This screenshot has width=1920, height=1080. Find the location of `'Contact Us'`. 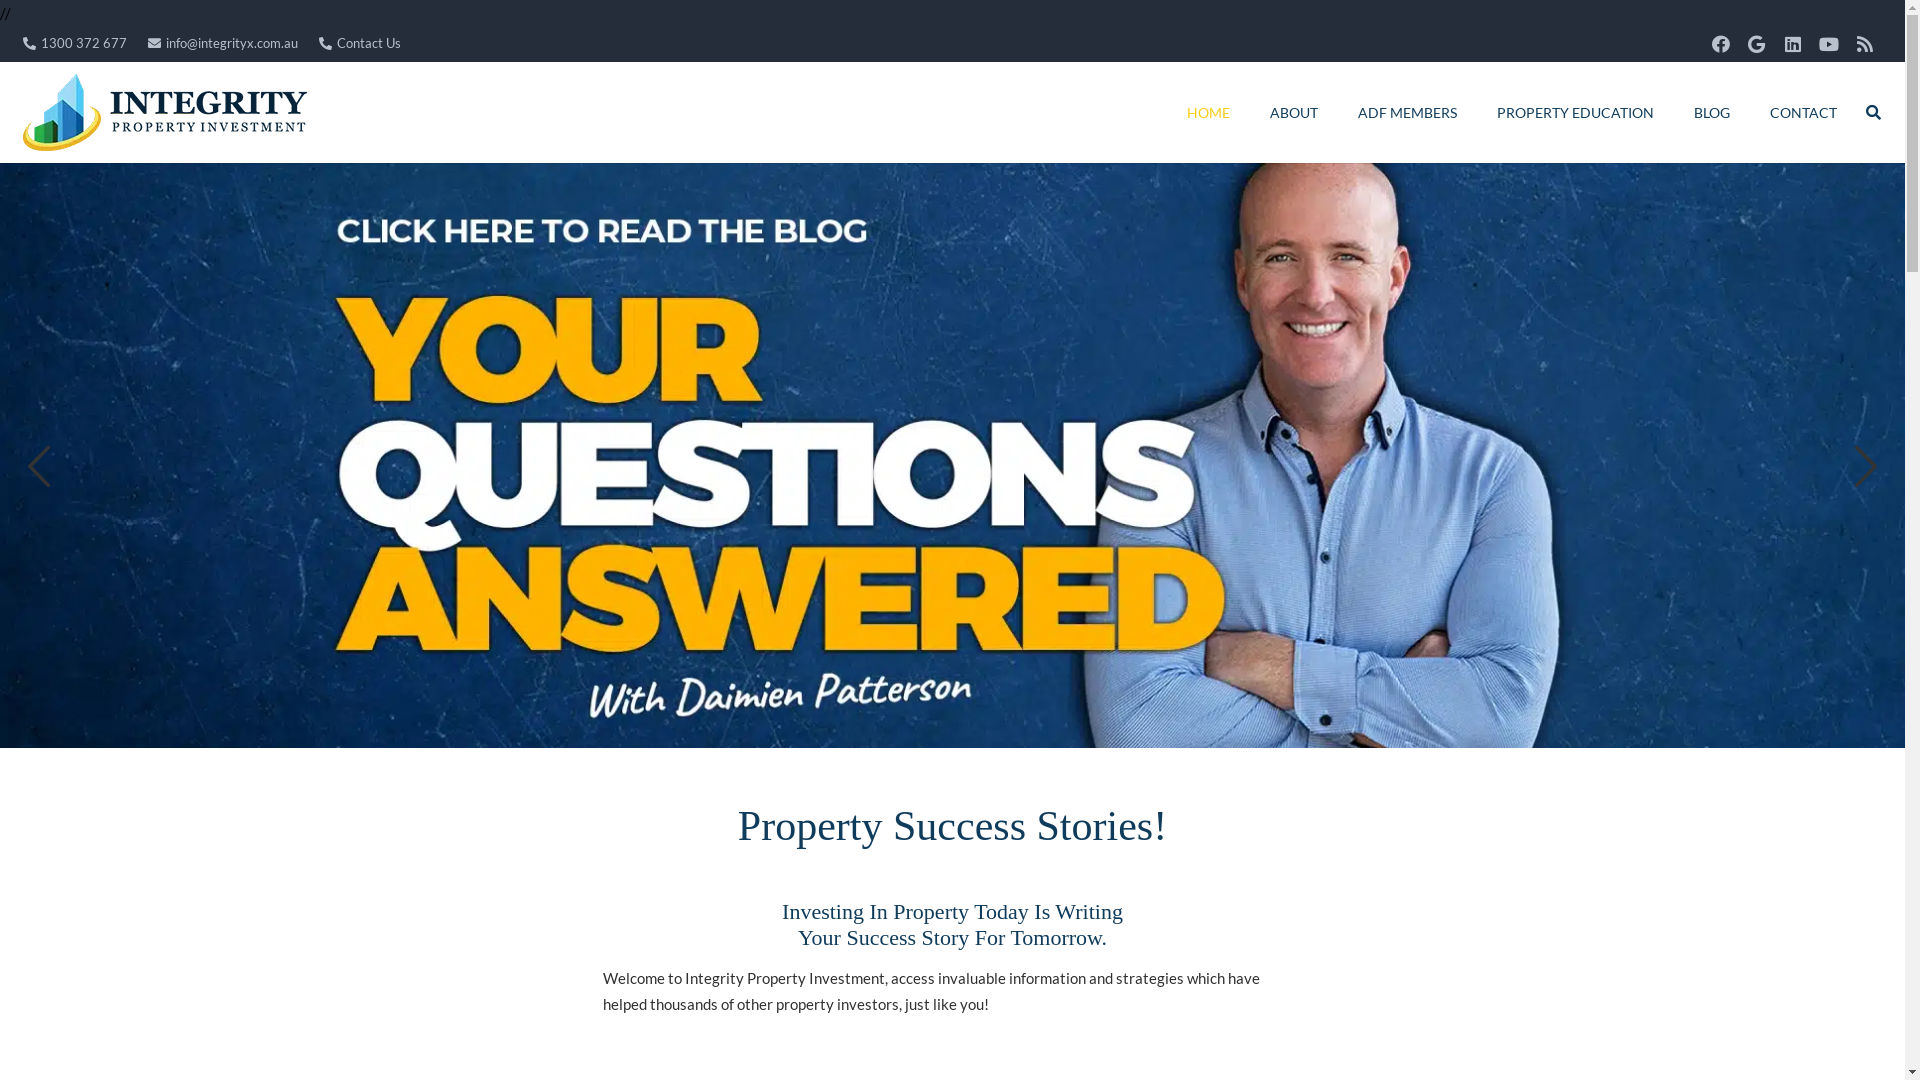

'Contact Us' is located at coordinates (317, 42).